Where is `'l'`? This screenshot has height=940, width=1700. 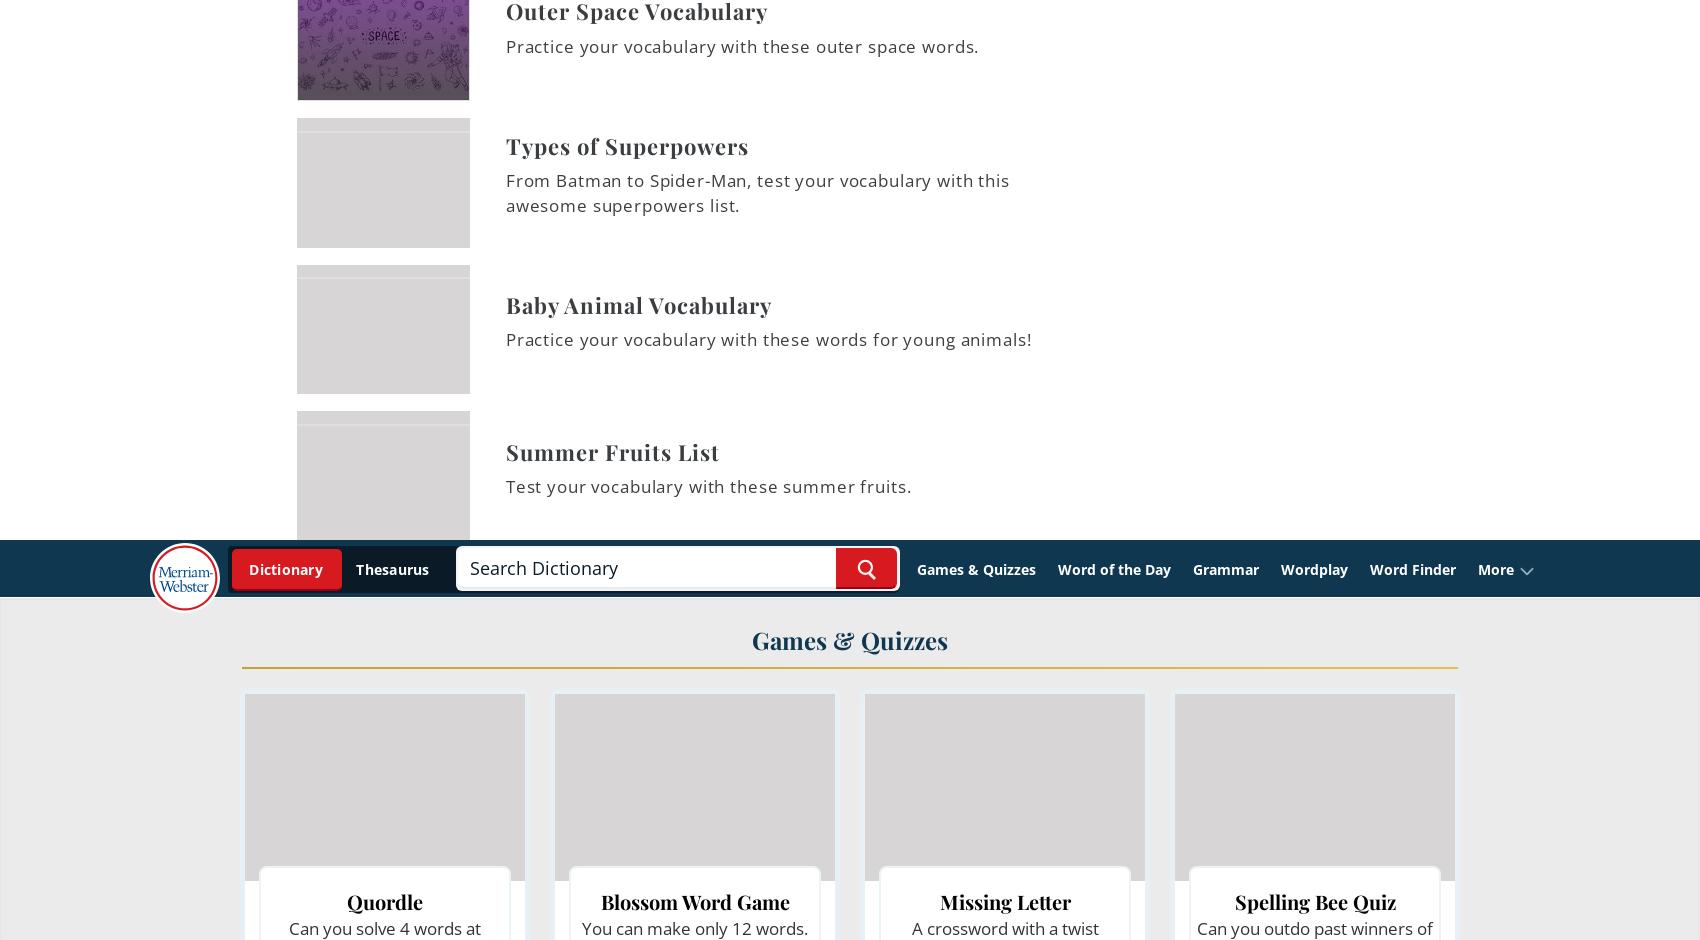
'l' is located at coordinates (830, 46).